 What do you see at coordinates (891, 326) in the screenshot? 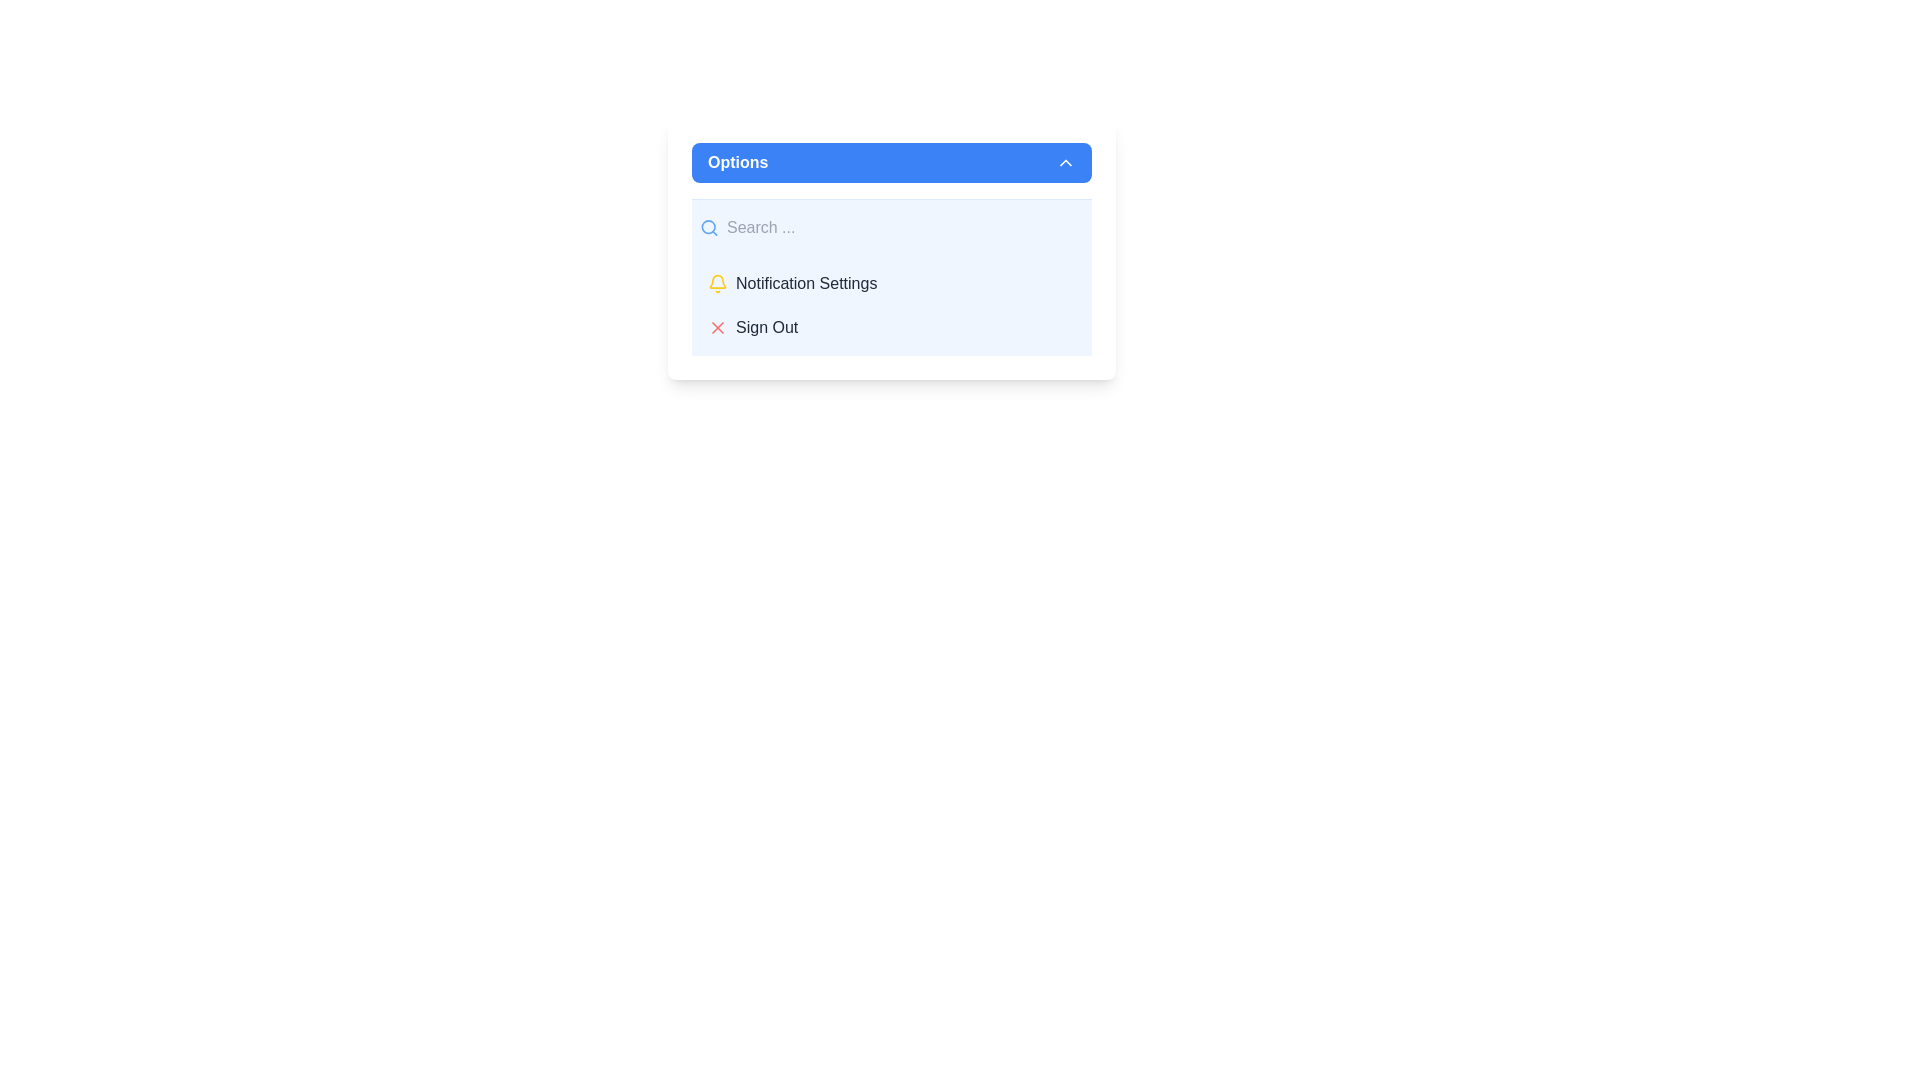
I see `the logout button located in the dropdown menu under 'Options', which is the second item below 'Notification Settings'` at bounding box center [891, 326].